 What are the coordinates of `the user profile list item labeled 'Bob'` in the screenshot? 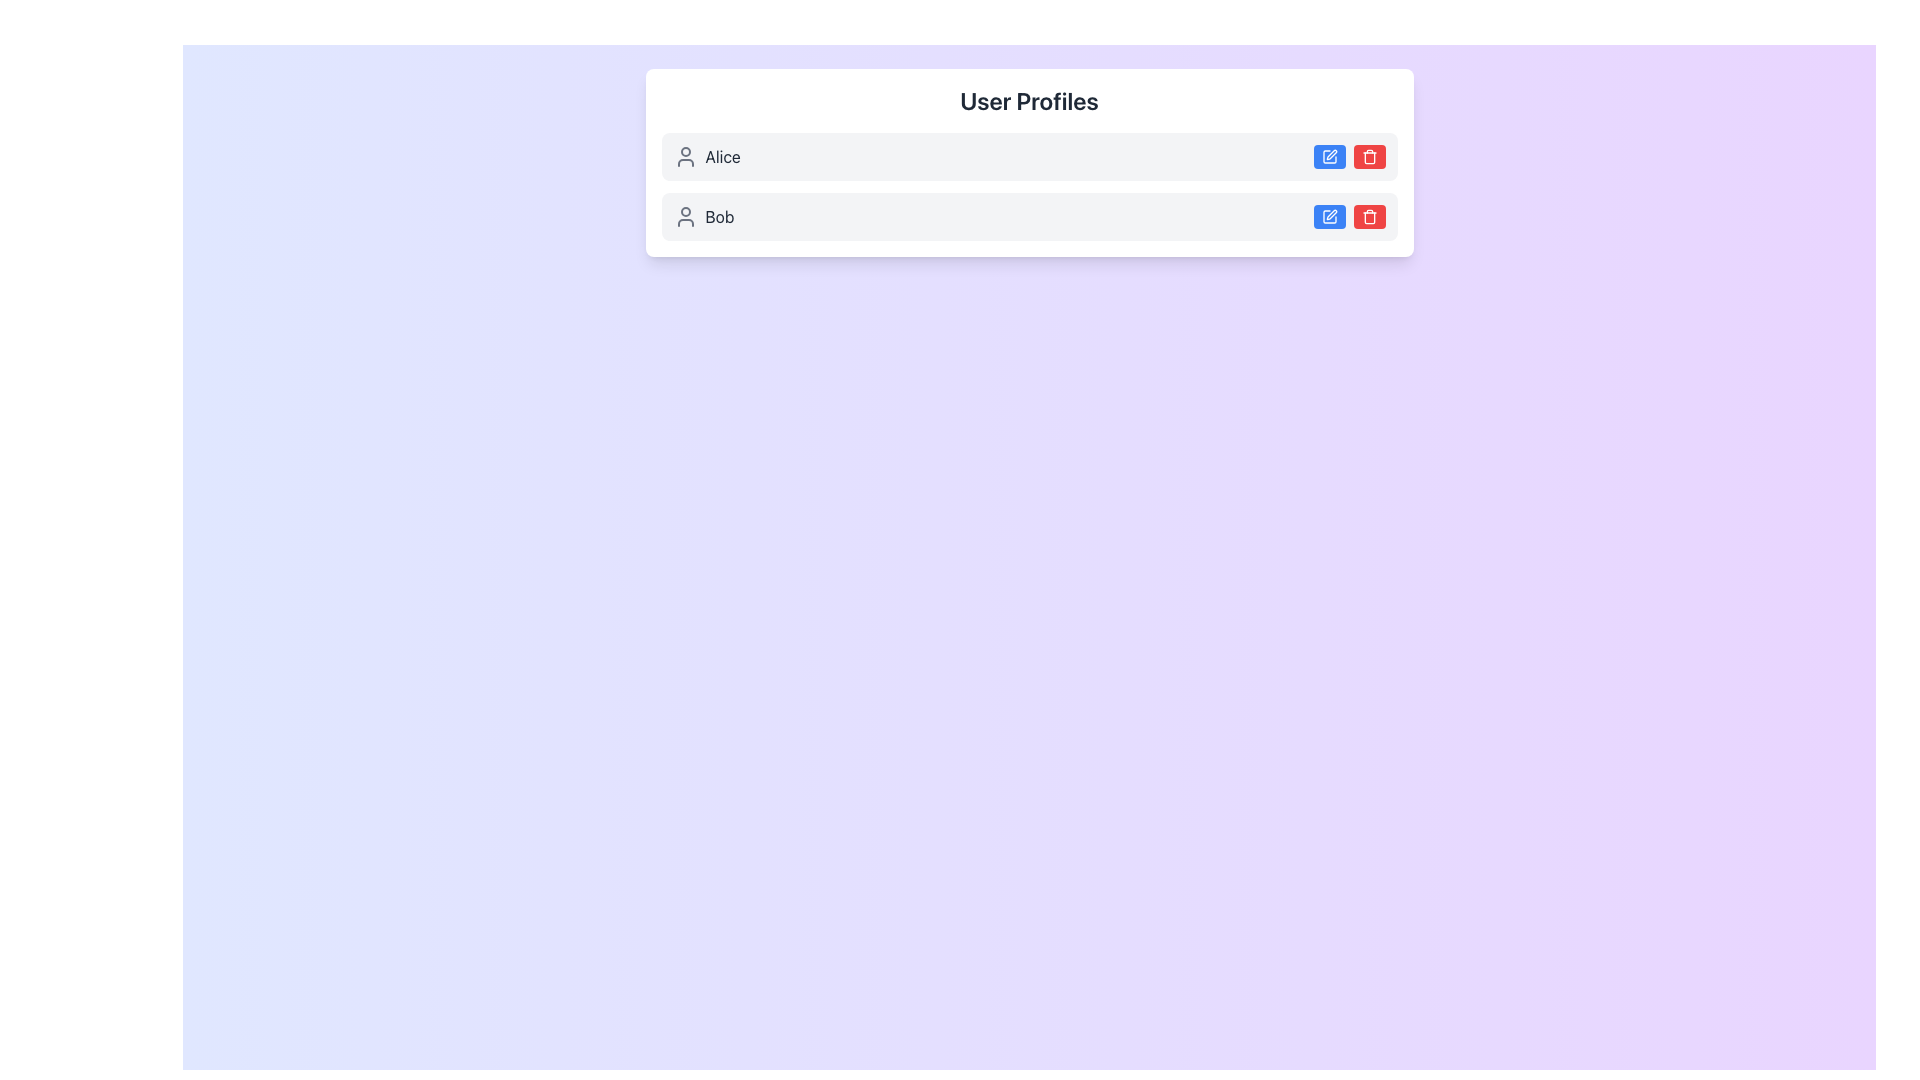 It's located at (1029, 216).